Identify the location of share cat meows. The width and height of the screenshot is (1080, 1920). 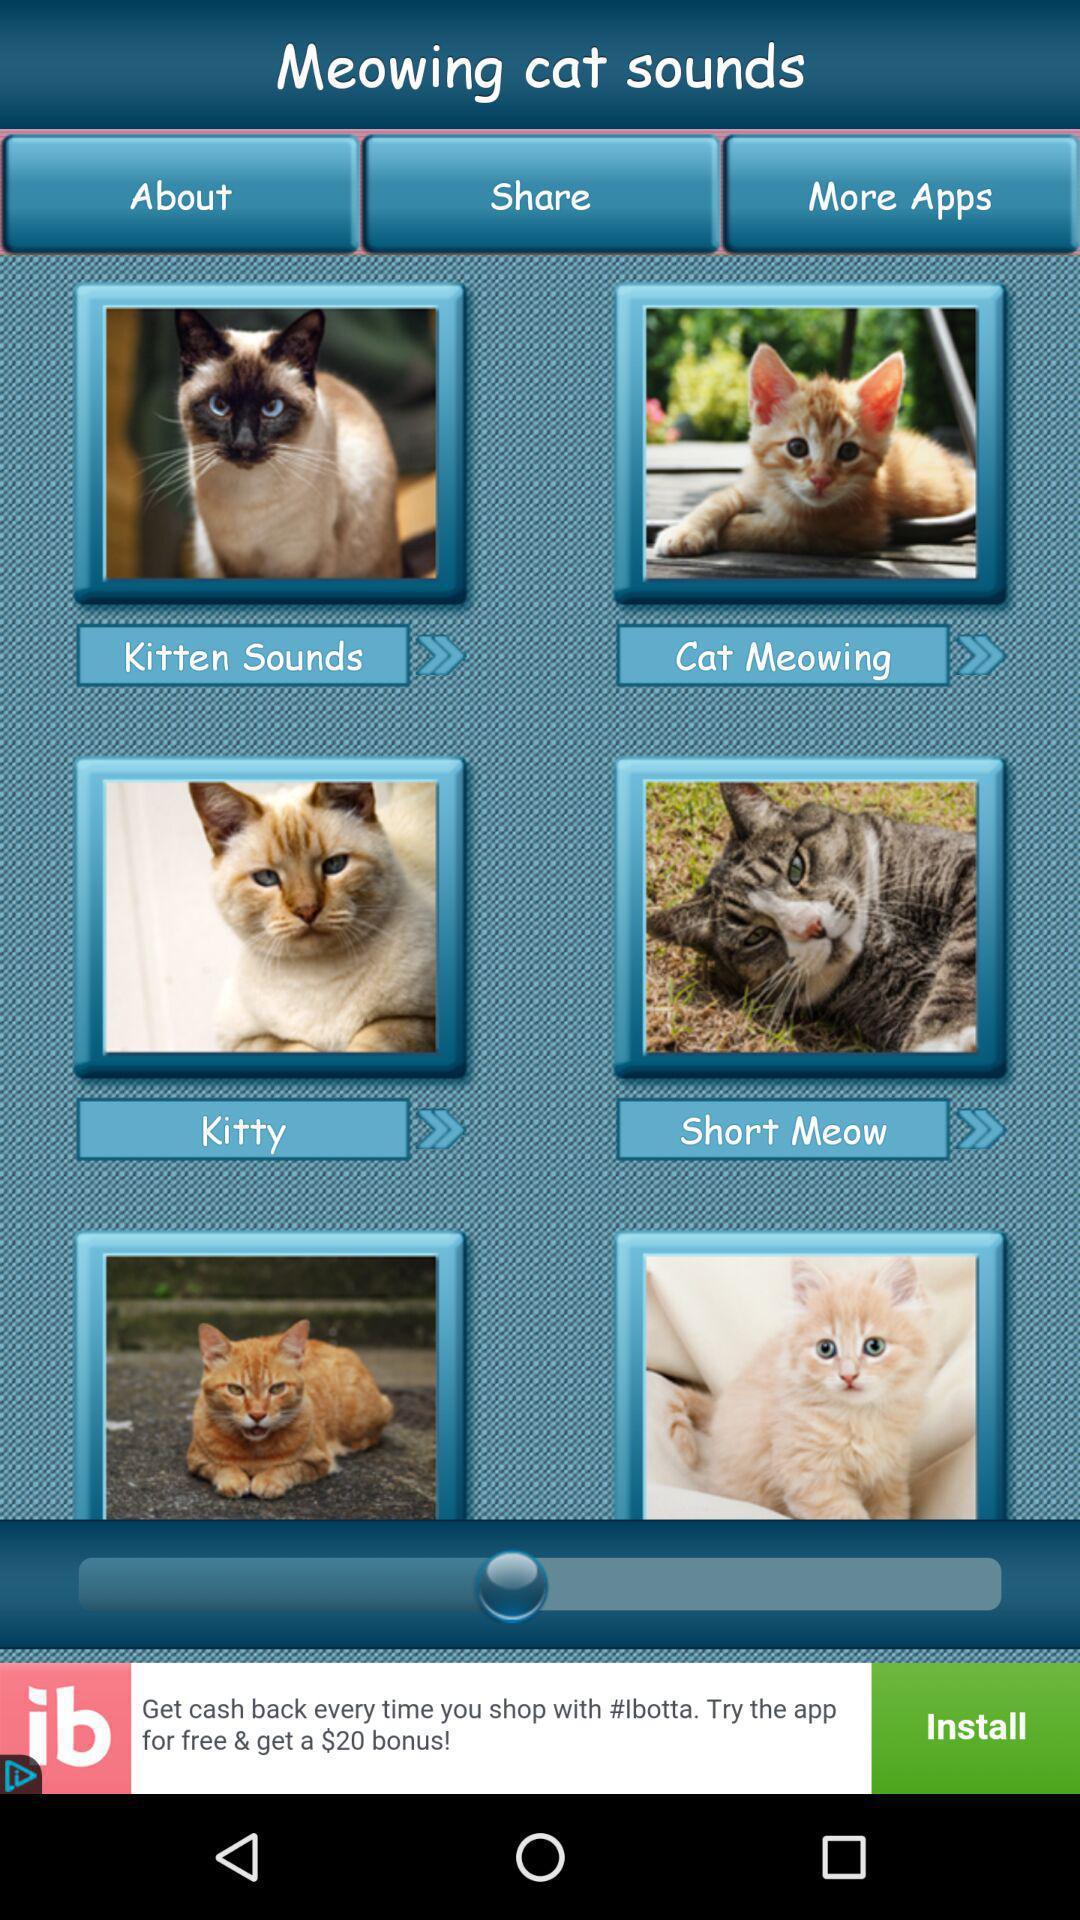
(439, 1128).